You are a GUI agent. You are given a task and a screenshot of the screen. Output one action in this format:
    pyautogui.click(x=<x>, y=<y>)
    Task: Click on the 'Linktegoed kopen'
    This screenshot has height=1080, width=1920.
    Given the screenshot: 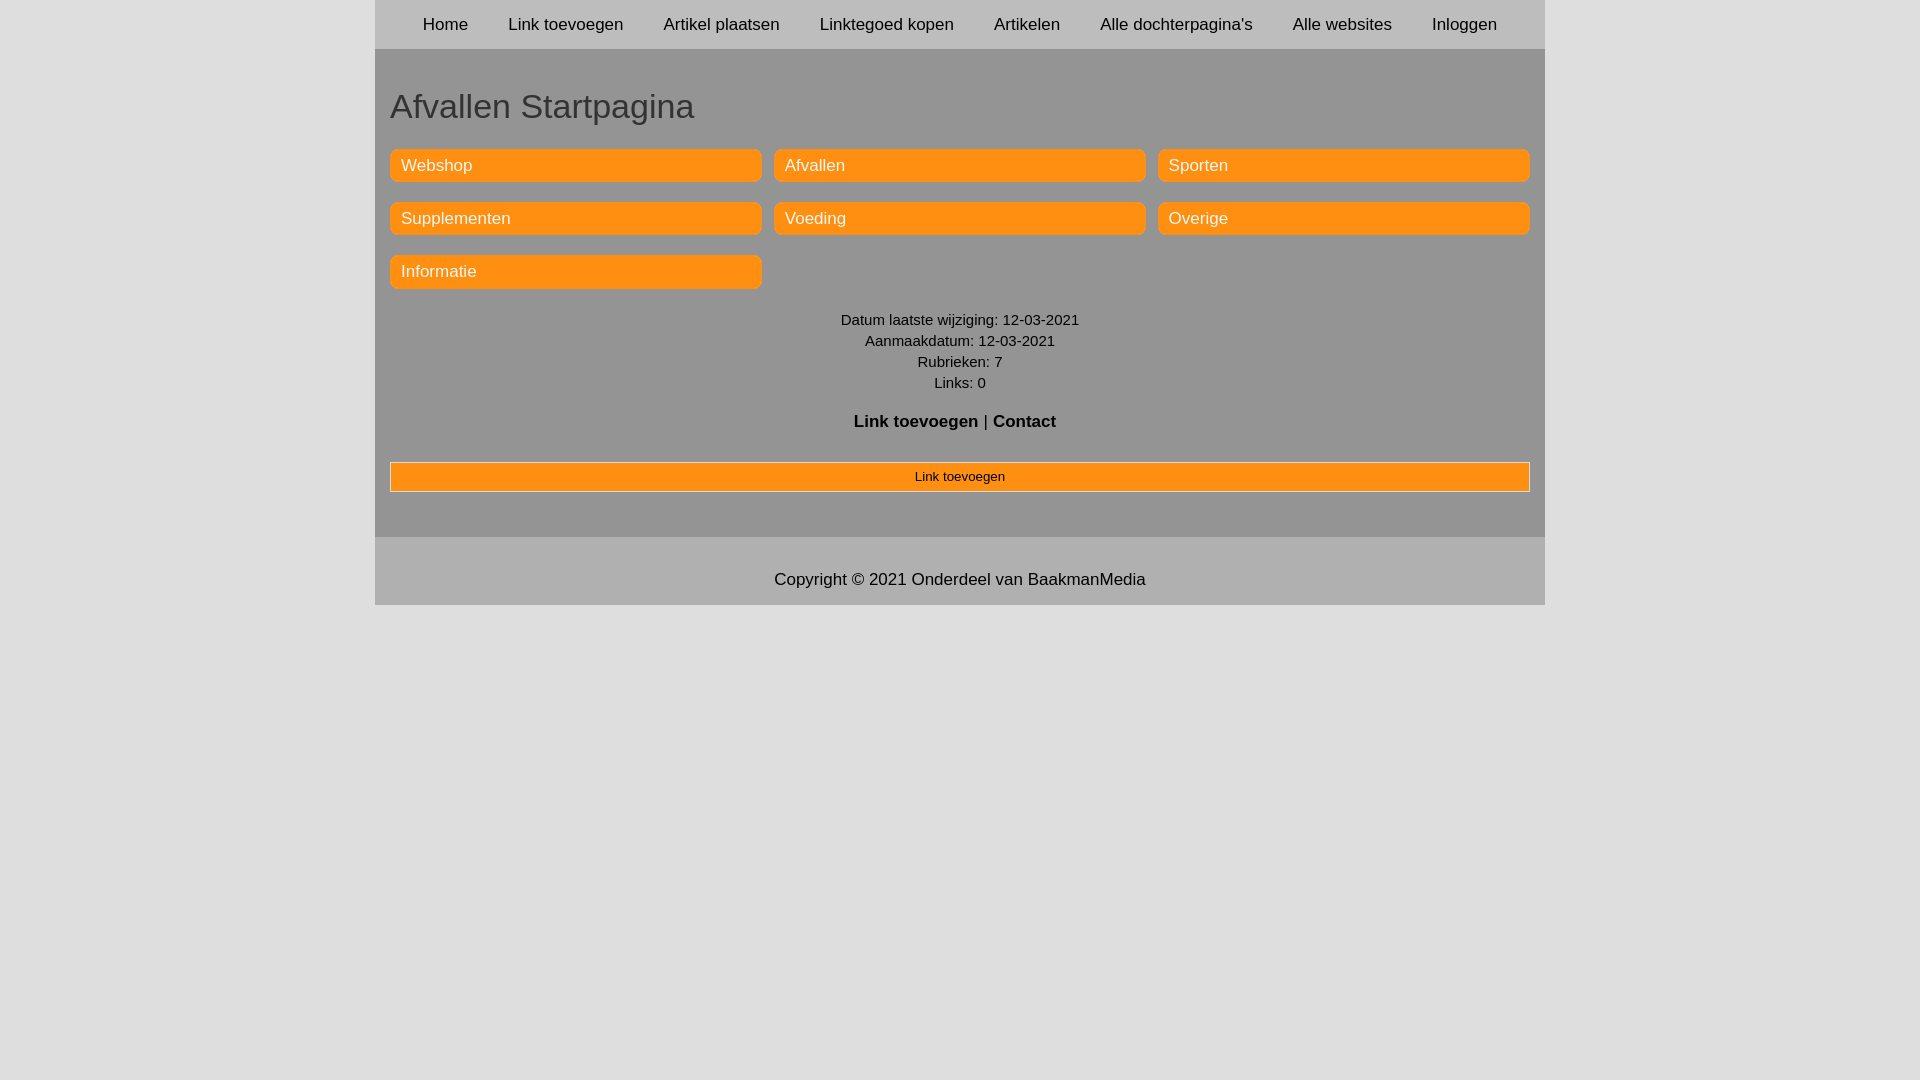 What is the action you would take?
    pyautogui.click(x=886, y=24)
    